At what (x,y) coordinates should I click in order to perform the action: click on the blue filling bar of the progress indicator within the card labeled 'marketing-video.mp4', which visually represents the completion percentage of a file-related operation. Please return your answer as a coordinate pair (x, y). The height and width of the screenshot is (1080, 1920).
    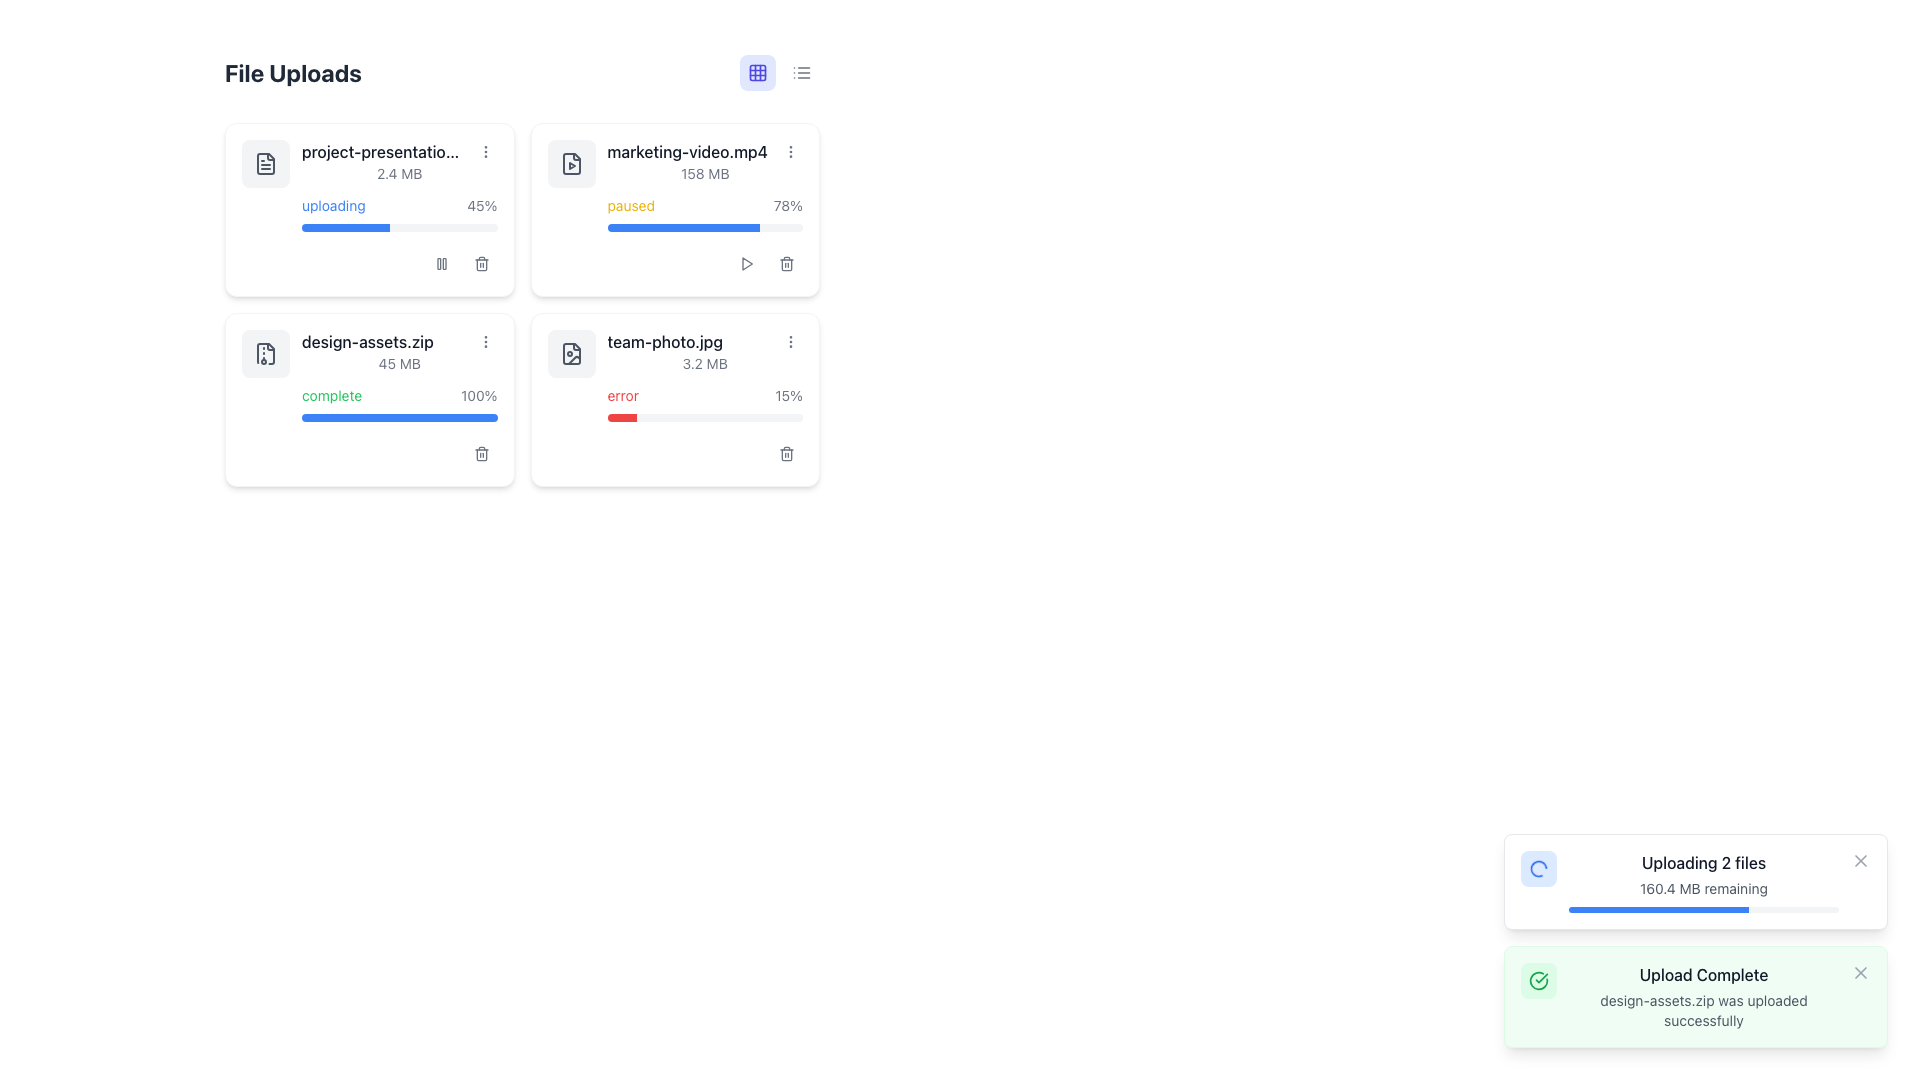
    Looking at the image, I should click on (683, 226).